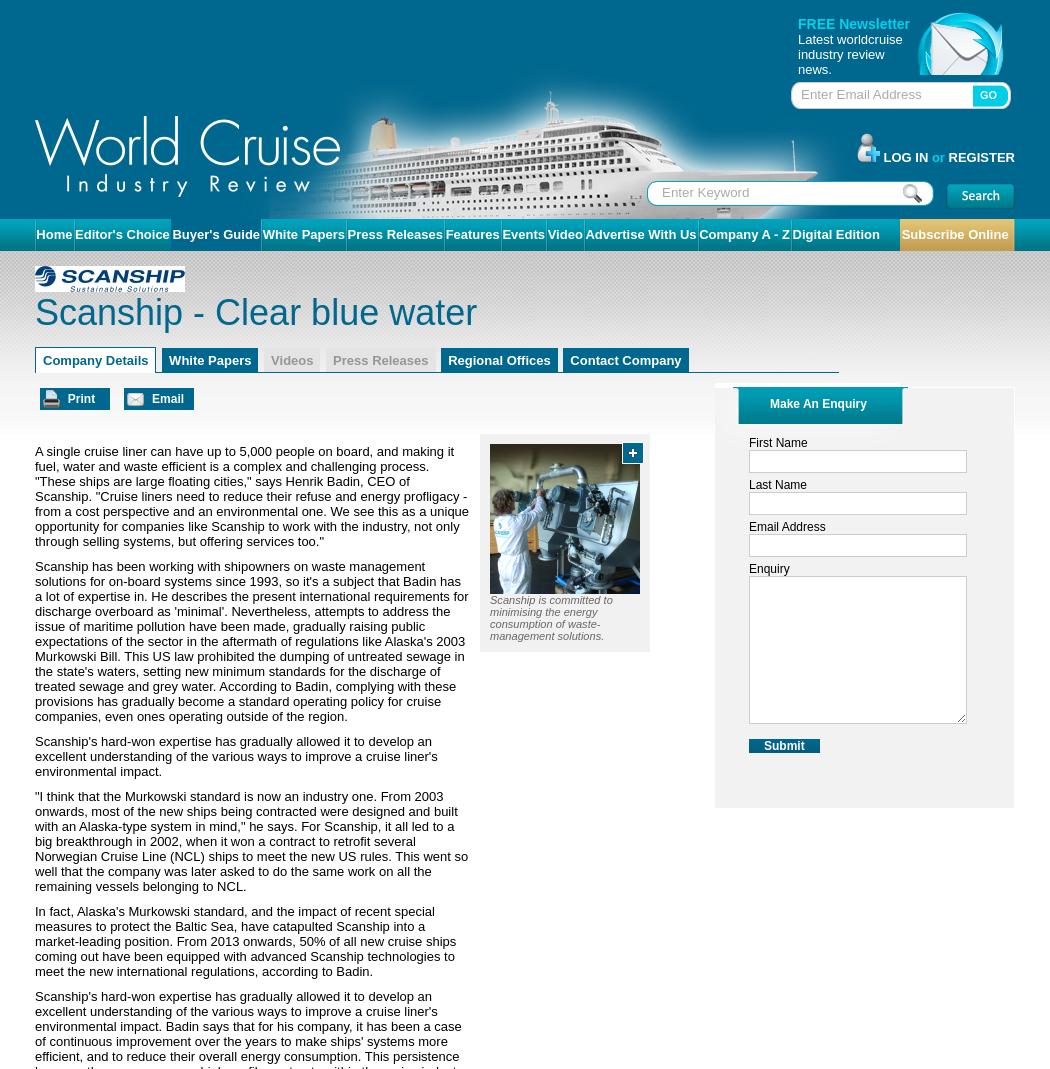  Describe the element at coordinates (786, 526) in the screenshot. I see `'Email Address'` at that location.